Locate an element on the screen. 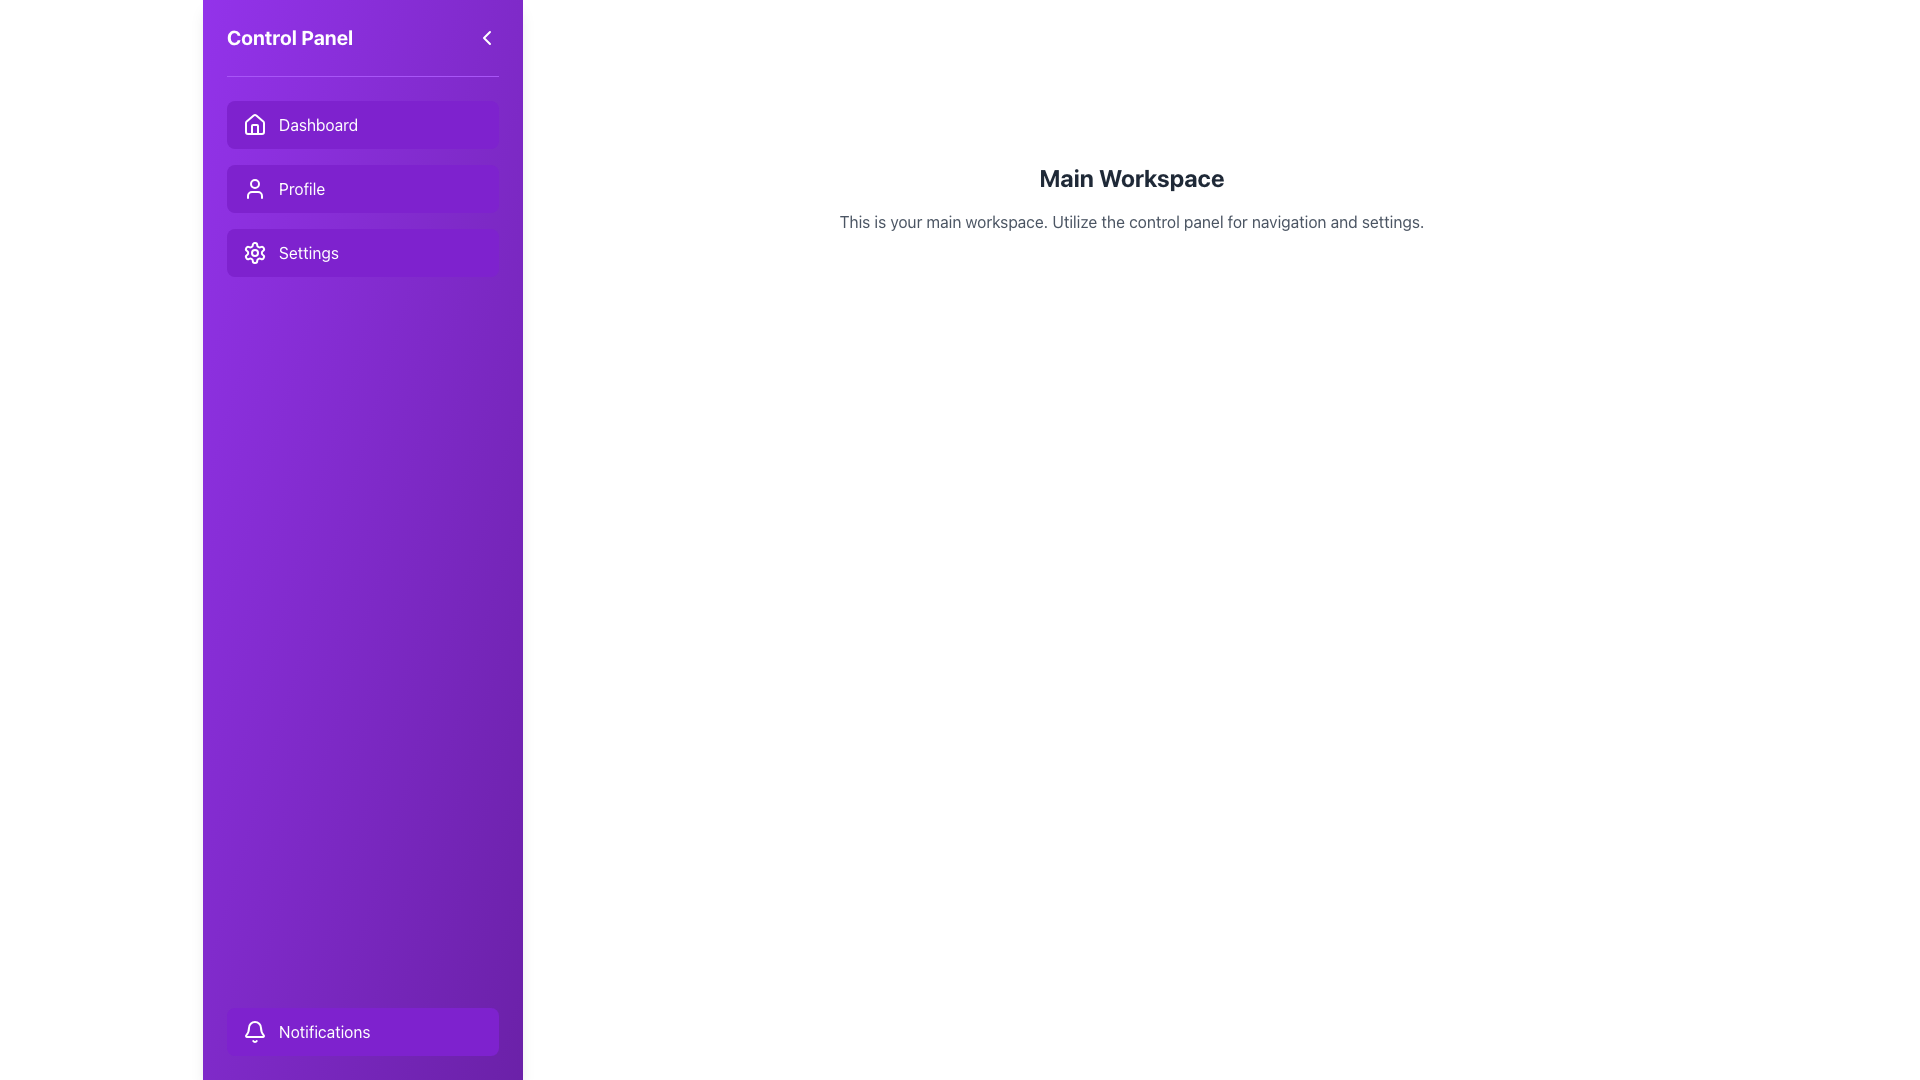  the 'Home' icon in the navigation panel is located at coordinates (253, 123).